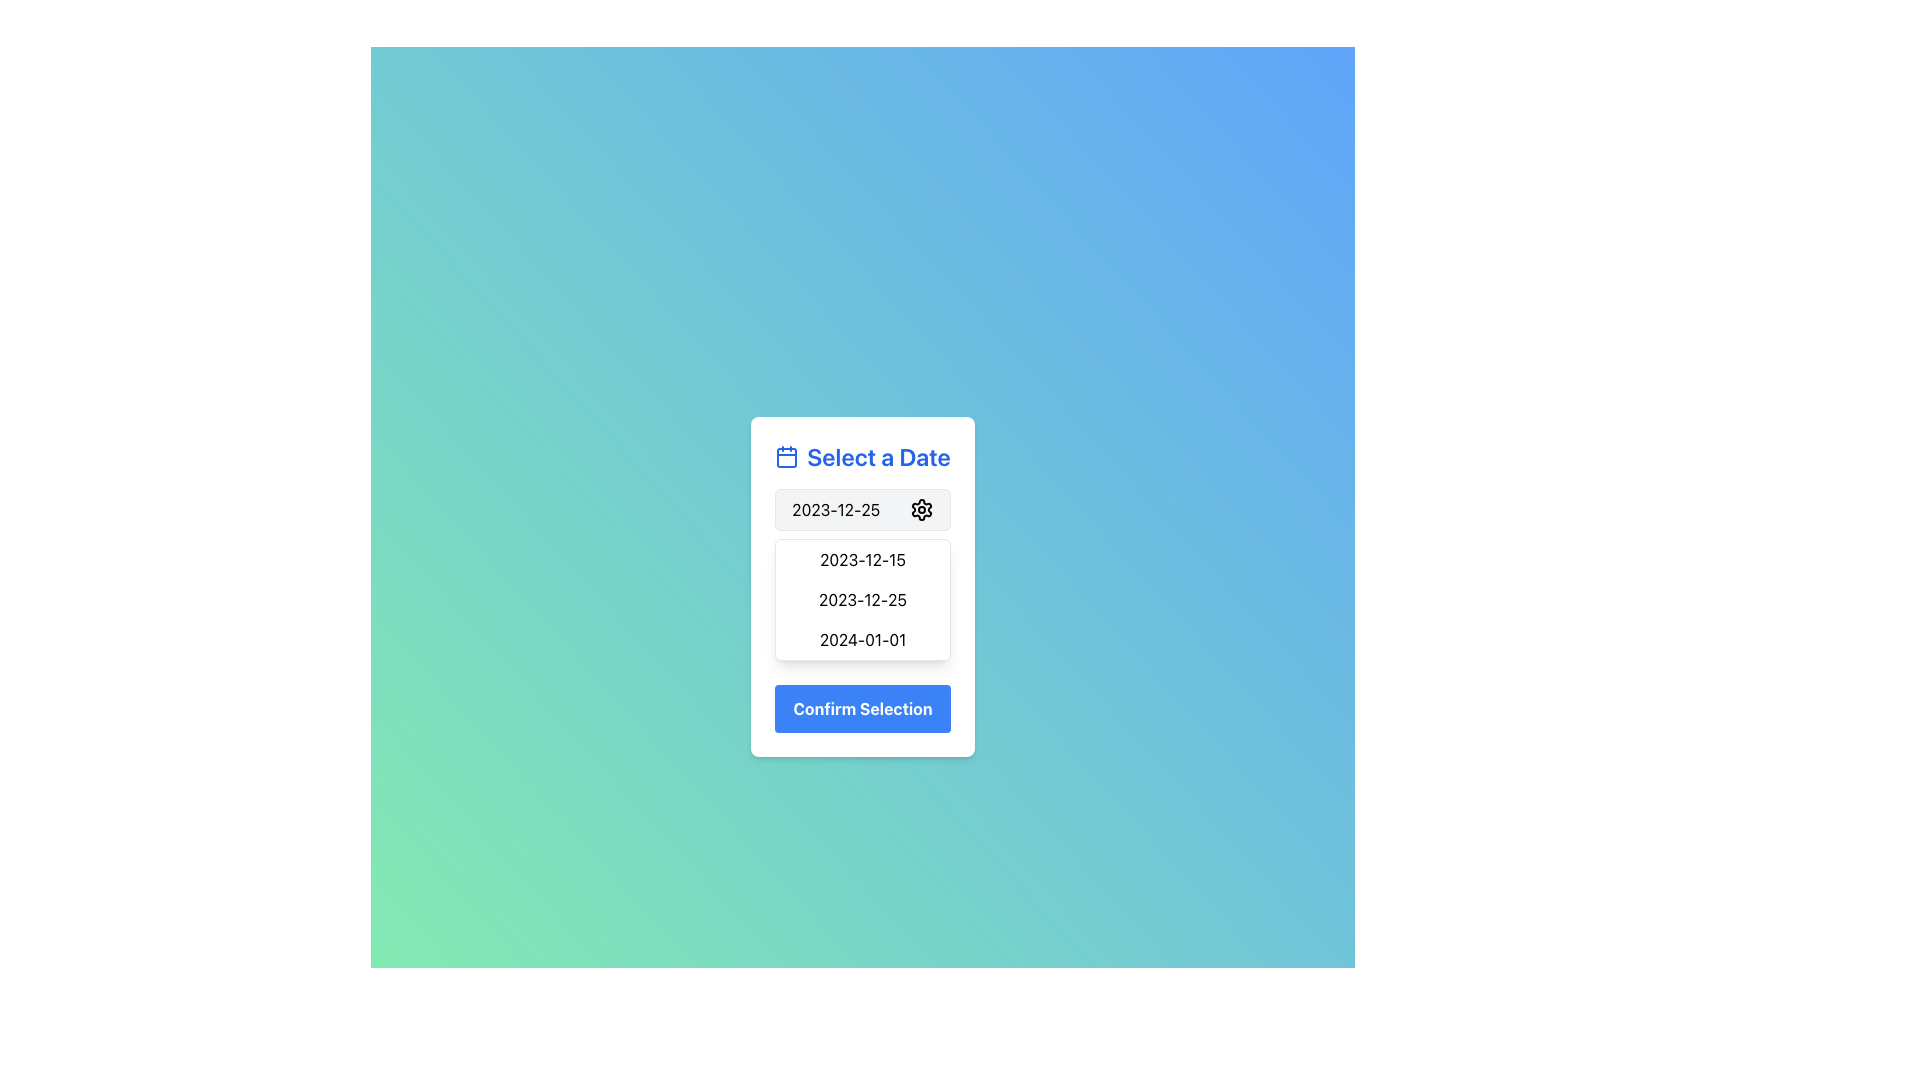 This screenshot has width=1920, height=1080. What do you see at coordinates (863, 508) in the screenshot?
I see `the dropdown item displaying '2023-12-25'` at bounding box center [863, 508].